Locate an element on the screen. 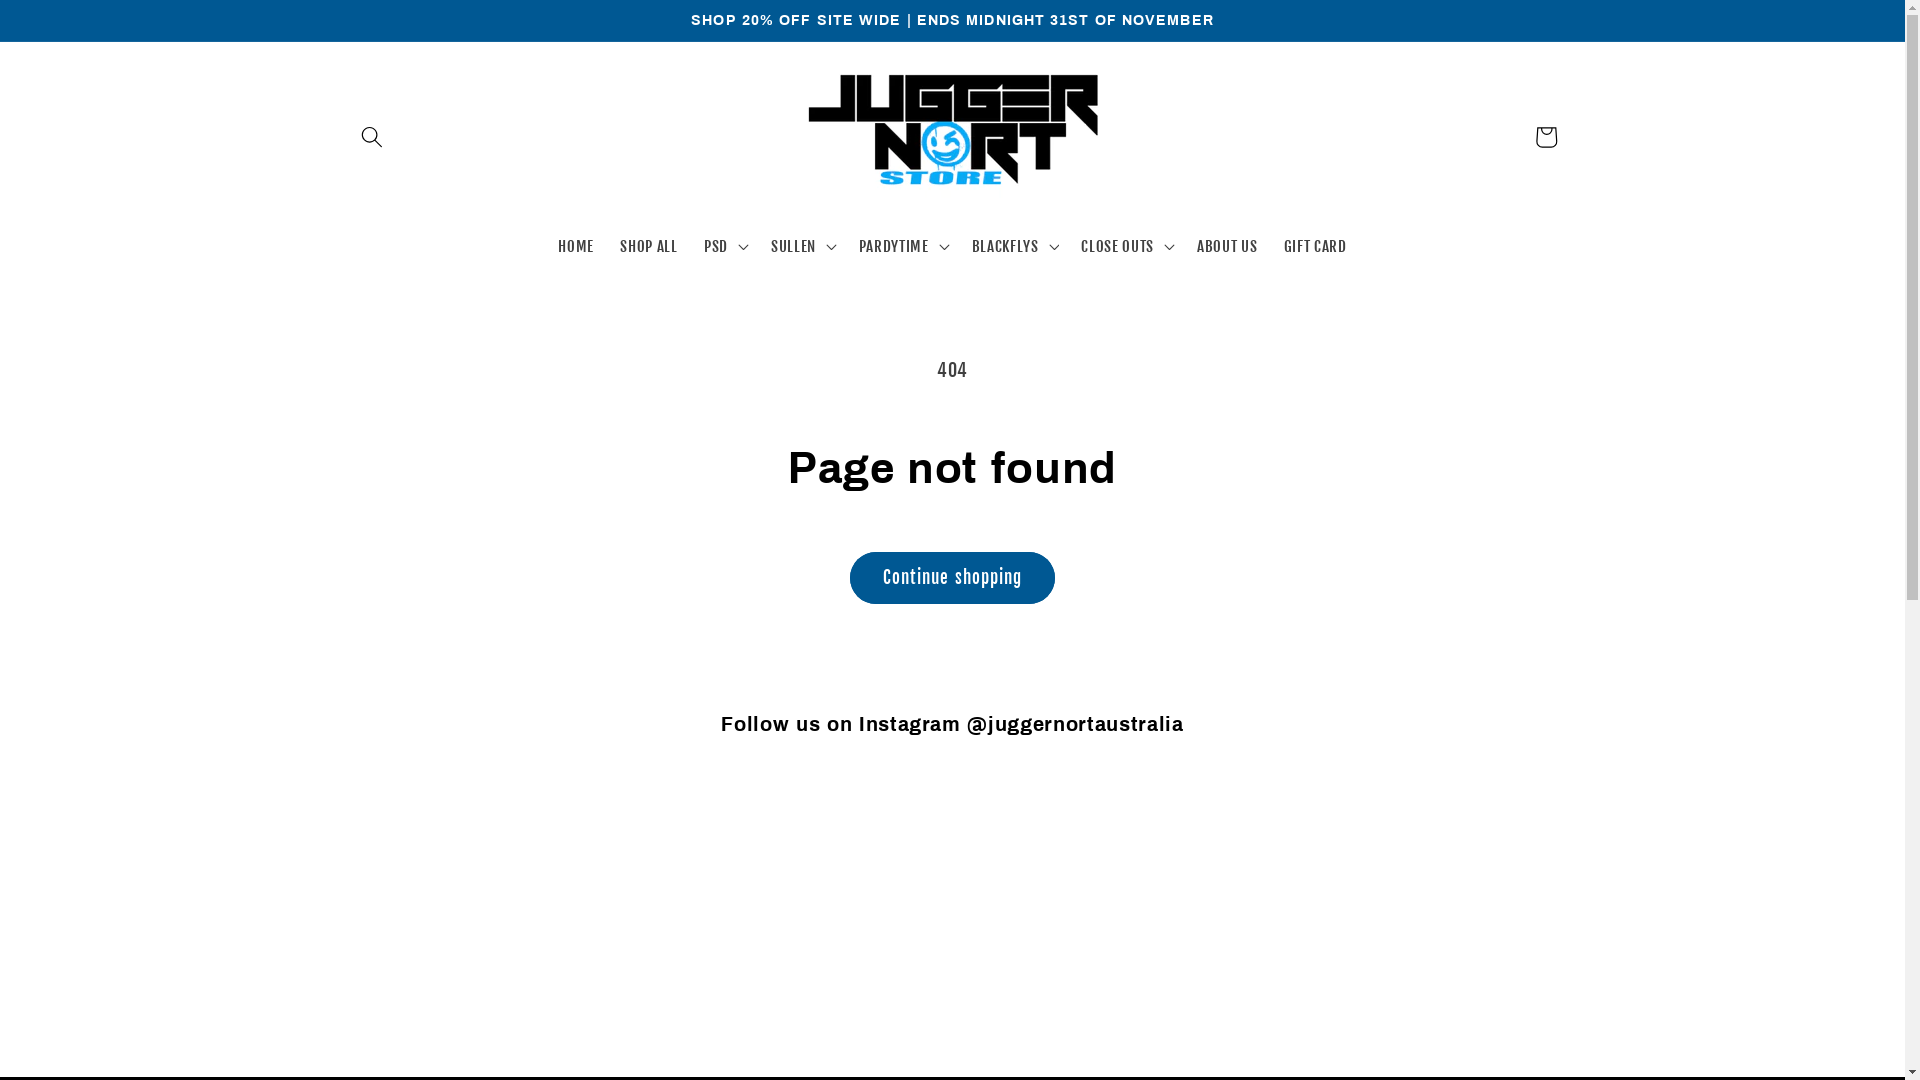 The height and width of the screenshot is (1080, 1920). 'GIFT CARD' is located at coordinates (1314, 245).